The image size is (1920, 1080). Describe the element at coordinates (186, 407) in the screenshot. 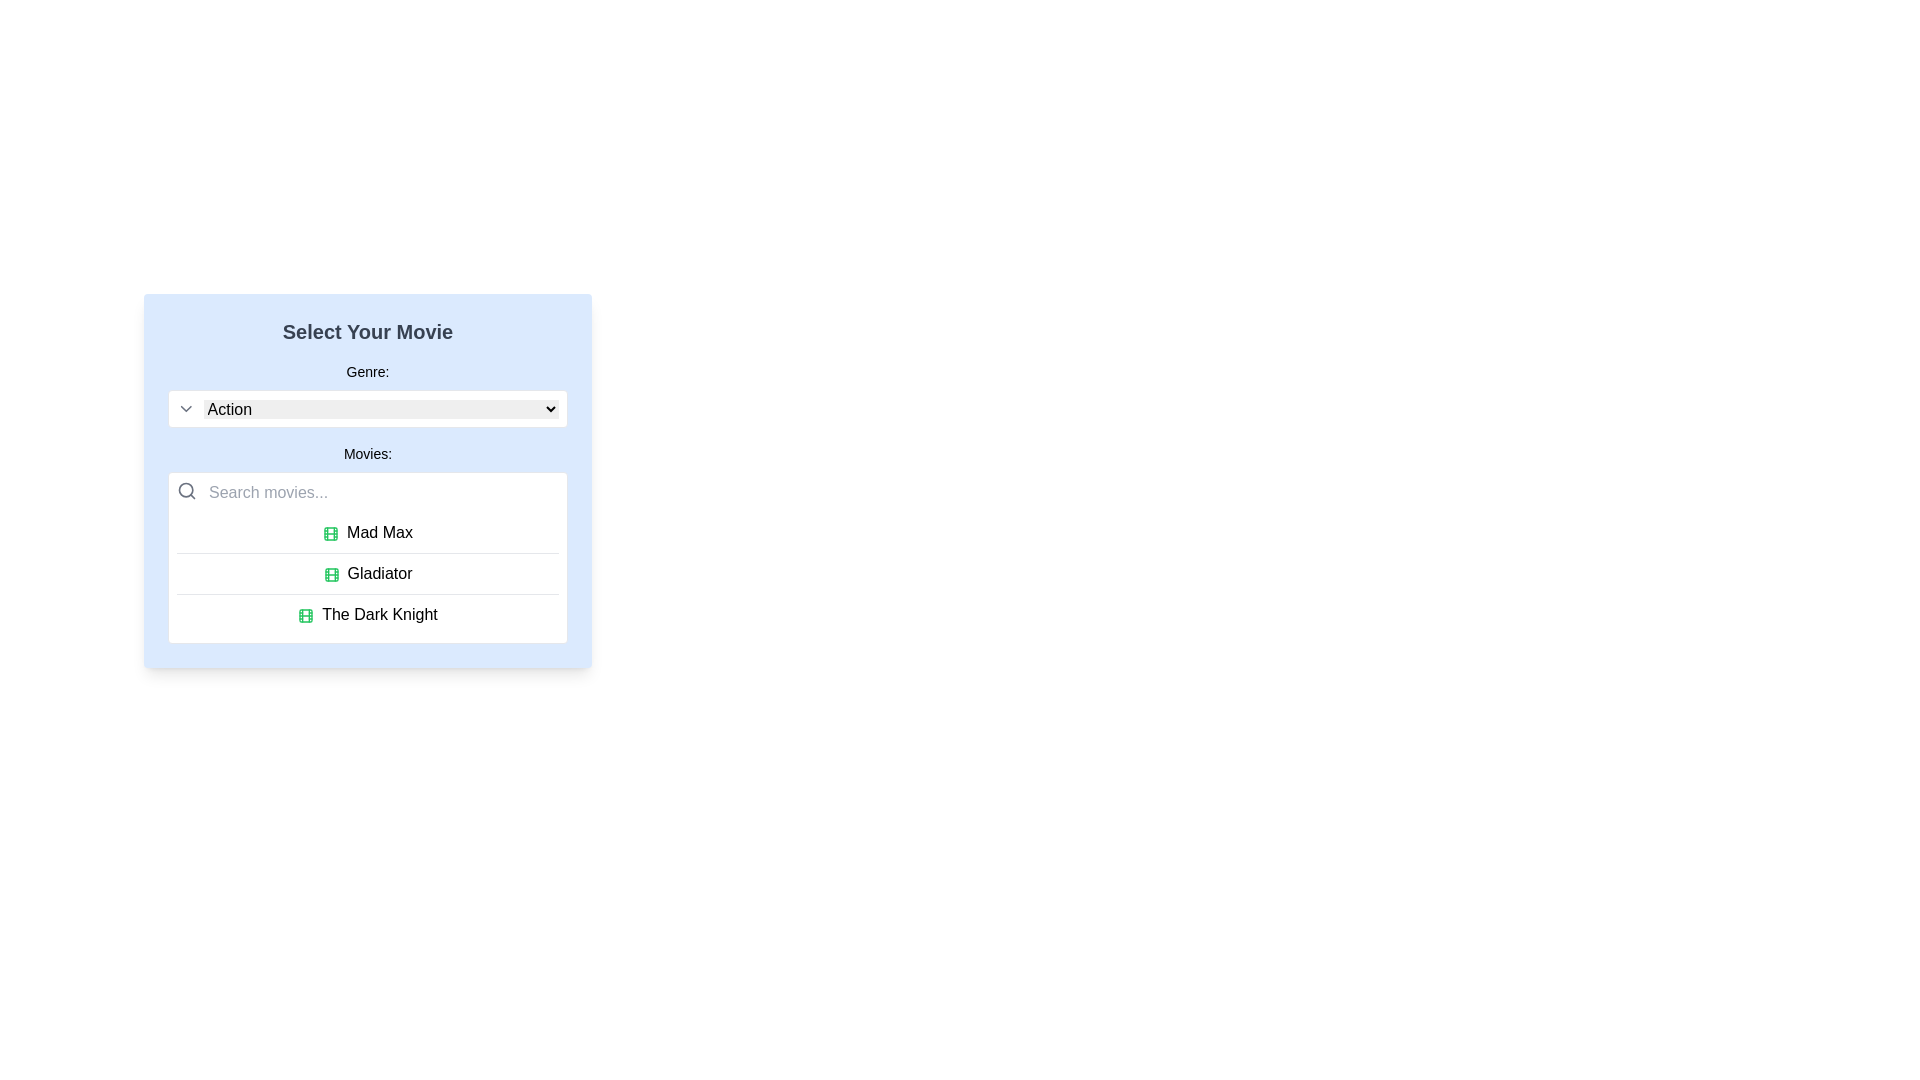

I see `the chevron icon that indicates a dropdown menu for the 'Genre' selection, located to the left of the text 'Action'` at that location.